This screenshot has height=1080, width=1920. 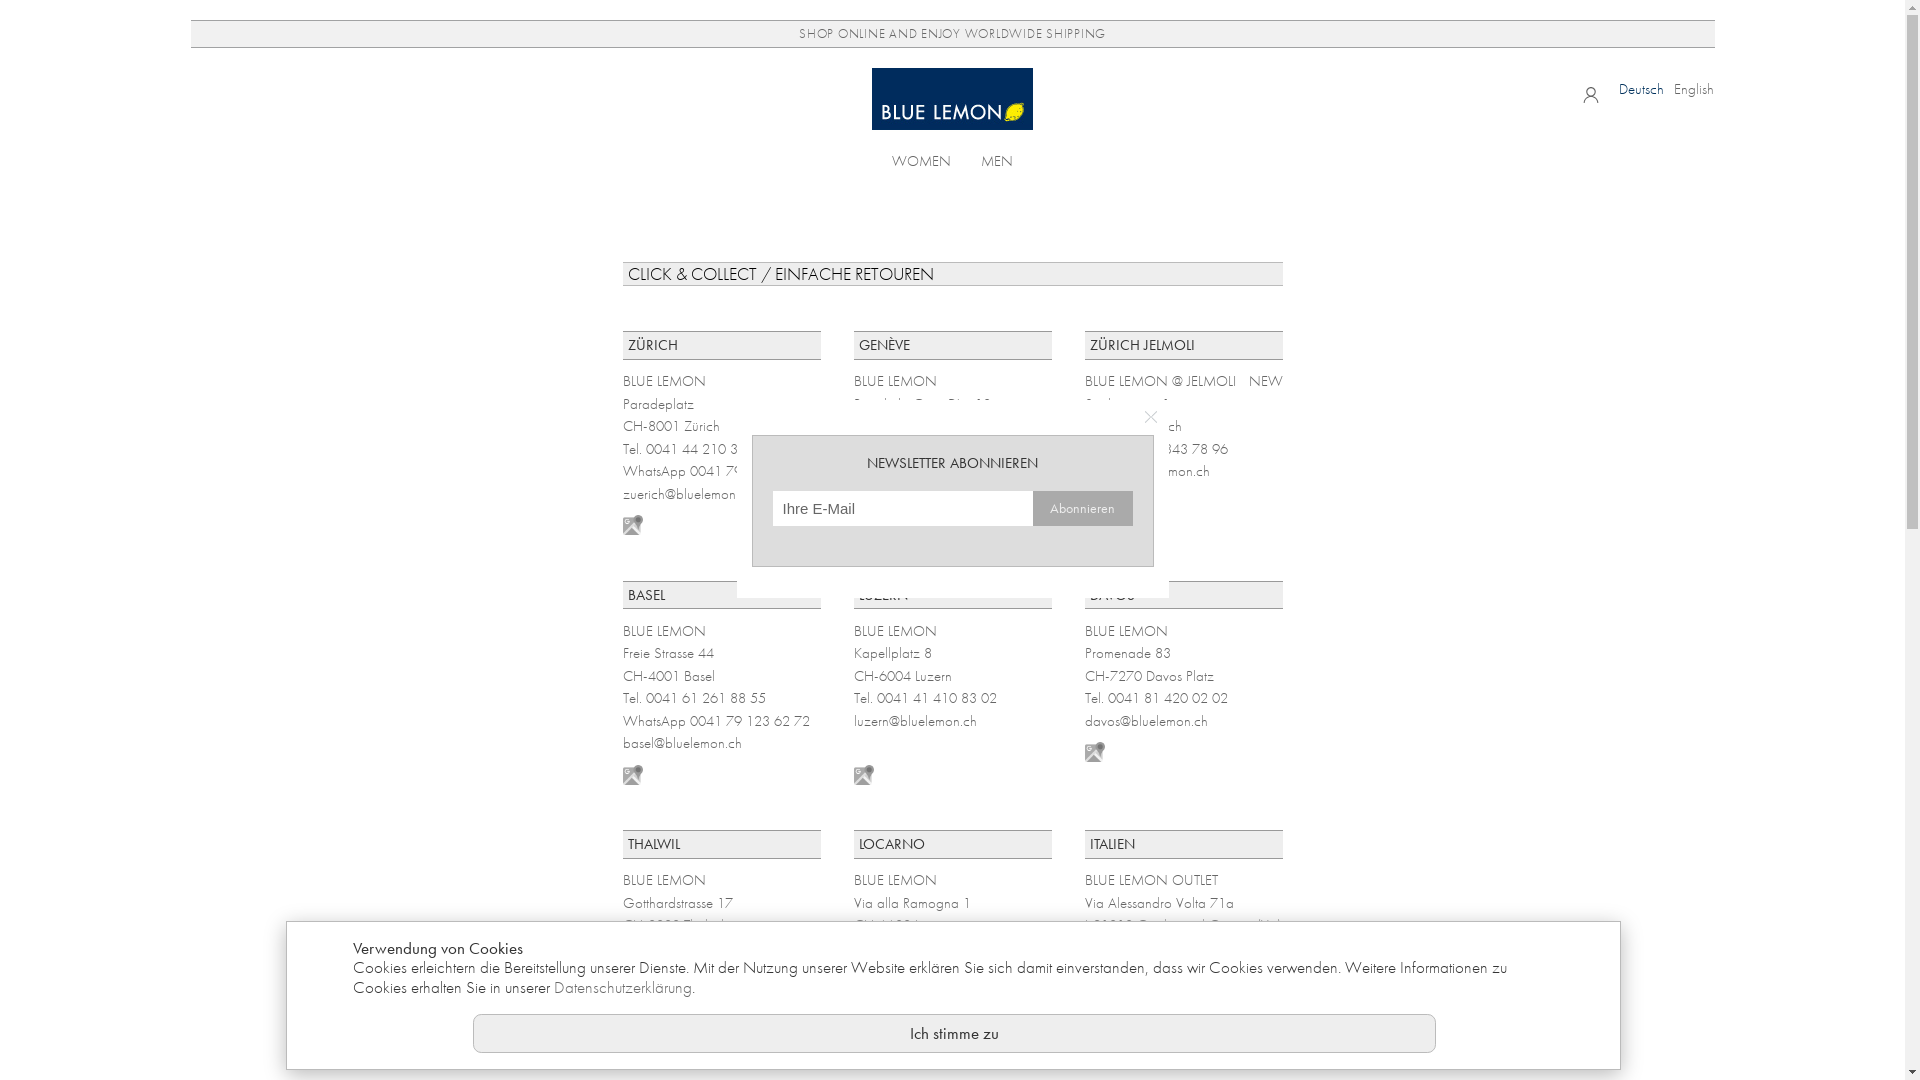 I want to click on 'SHOP ONLINE AND ENJOY WORLDWIDE SHIPPING', so click(x=950, y=34).